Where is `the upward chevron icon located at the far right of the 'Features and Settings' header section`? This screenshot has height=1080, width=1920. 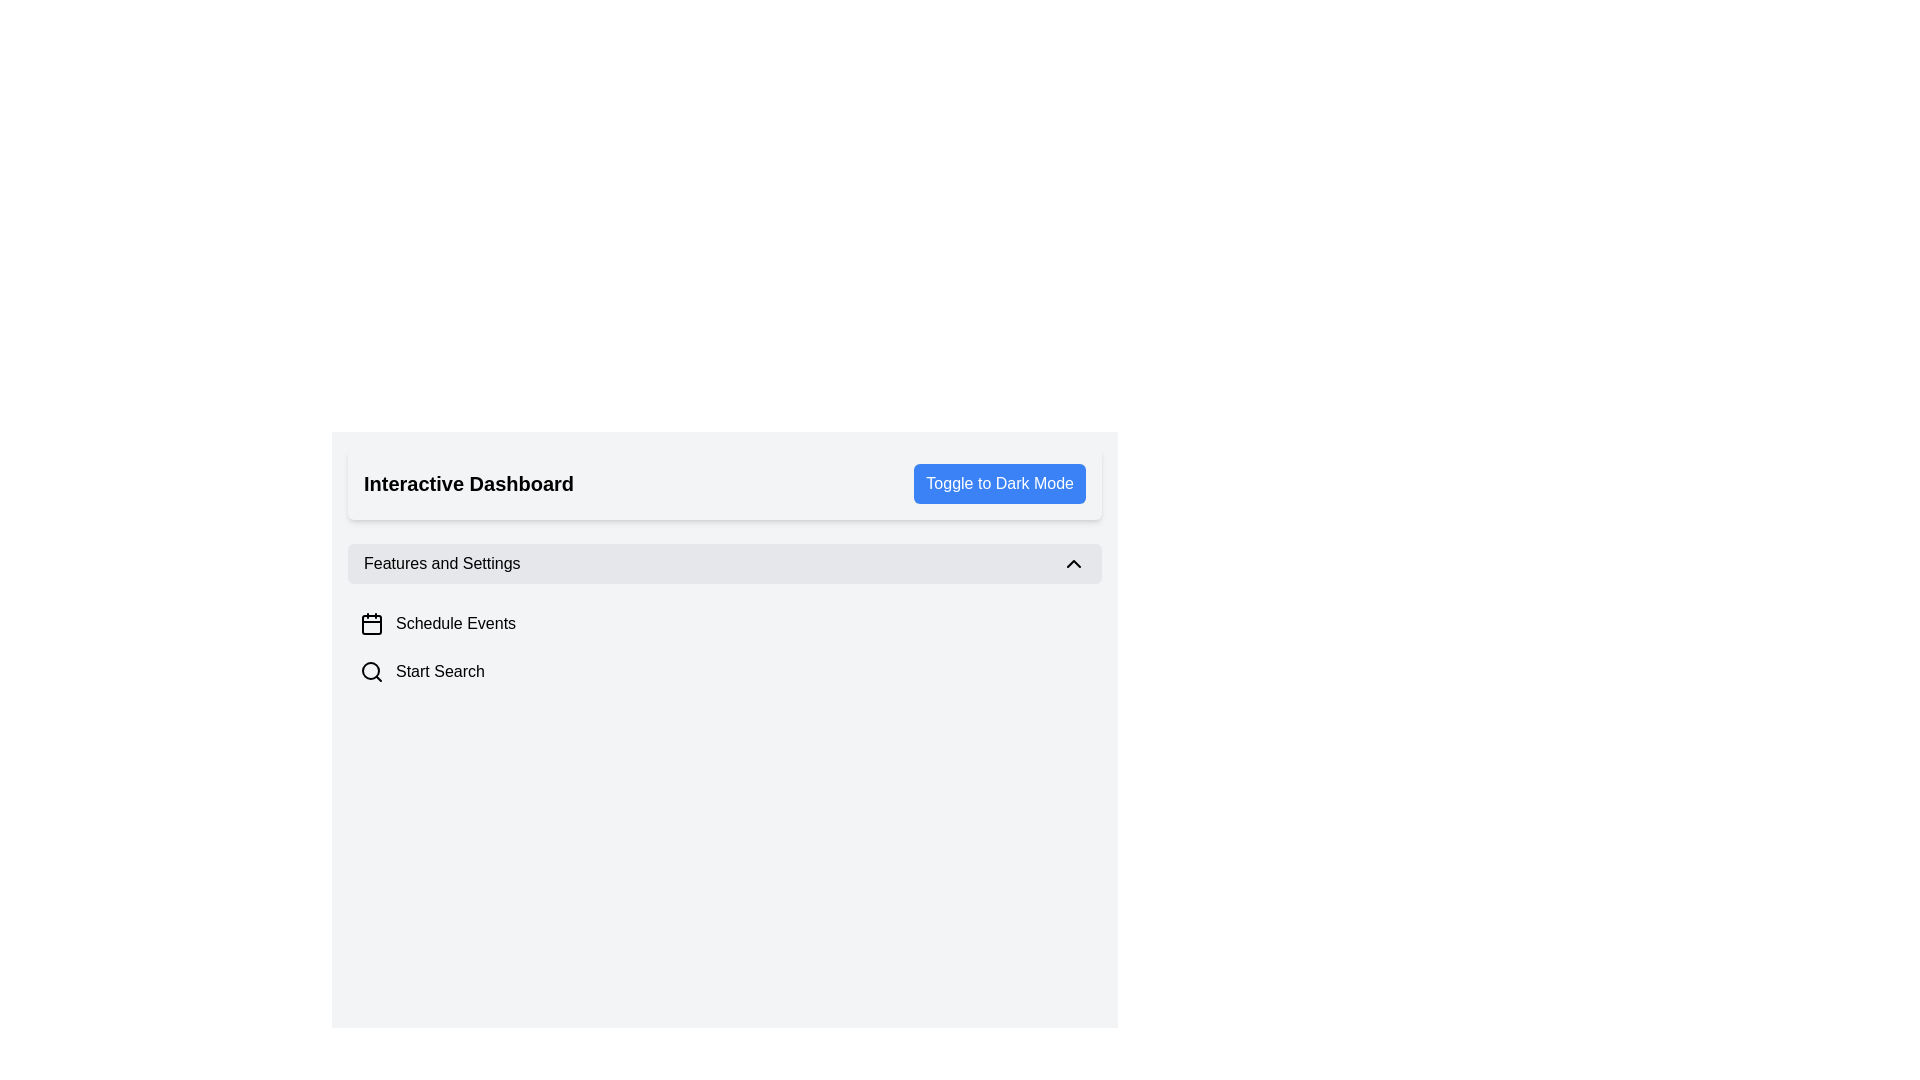 the upward chevron icon located at the far right of the 'Features and Settings' header section is located at coordinates (1073, 563).